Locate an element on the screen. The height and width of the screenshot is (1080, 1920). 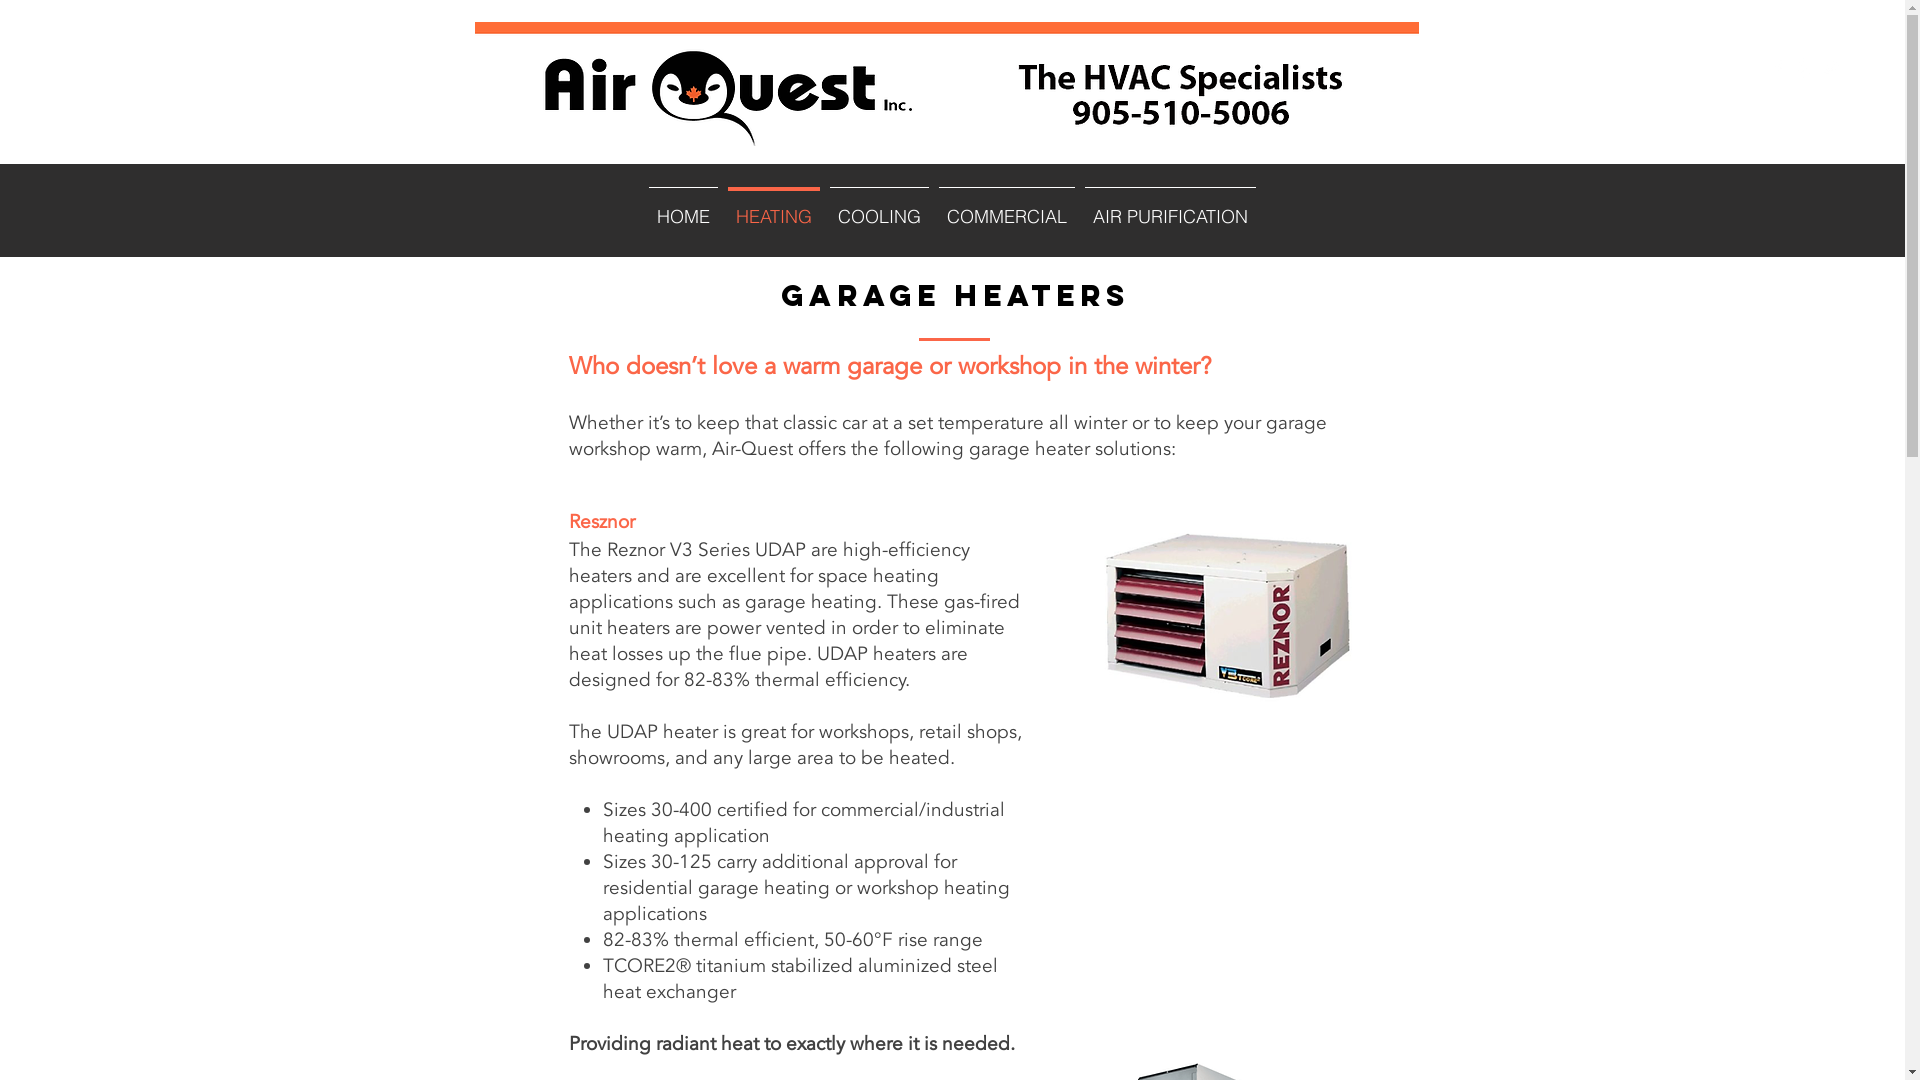
'COOLING' is located at coordinates (879, 207).